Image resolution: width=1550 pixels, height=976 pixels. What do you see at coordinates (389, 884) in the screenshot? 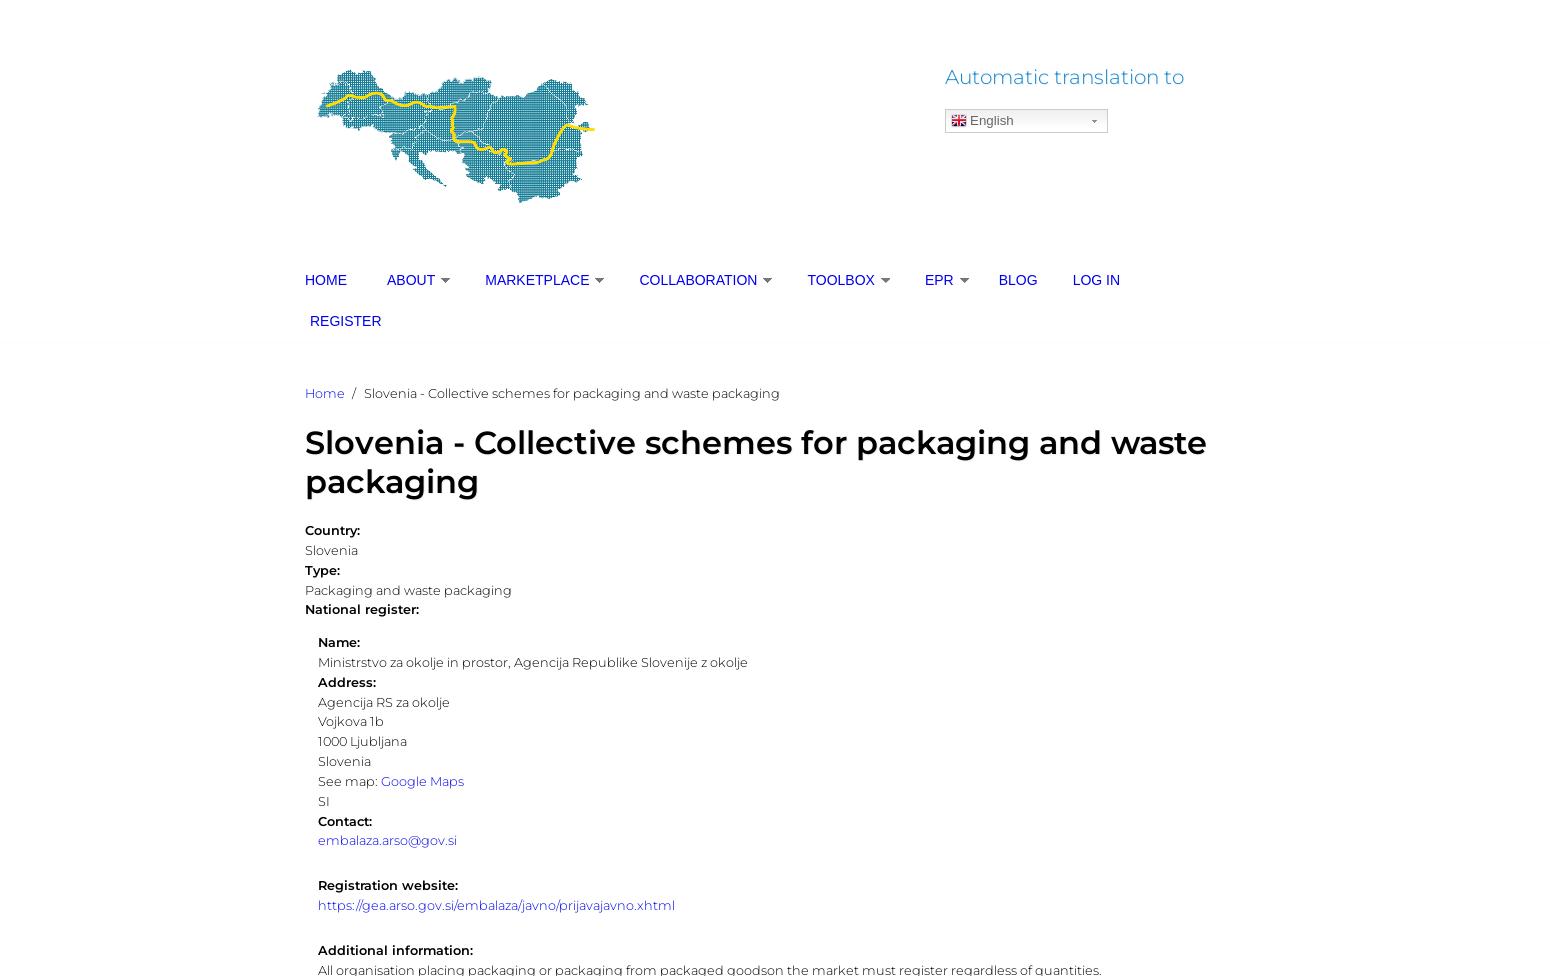
I see `'Registration website:'` at bounding box center [389, 884].